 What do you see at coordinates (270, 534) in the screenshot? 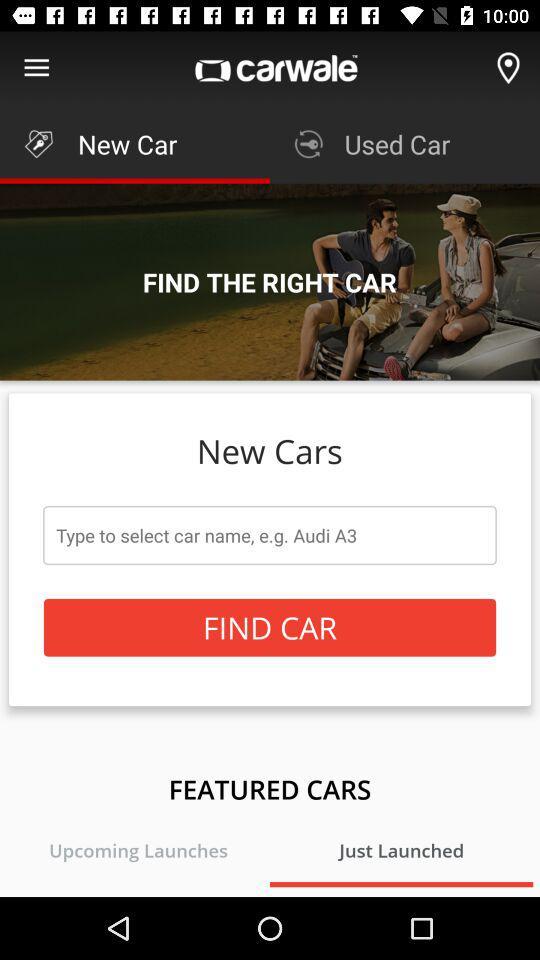
I see `the item above the find car icon` at bounding box center [270, 534].